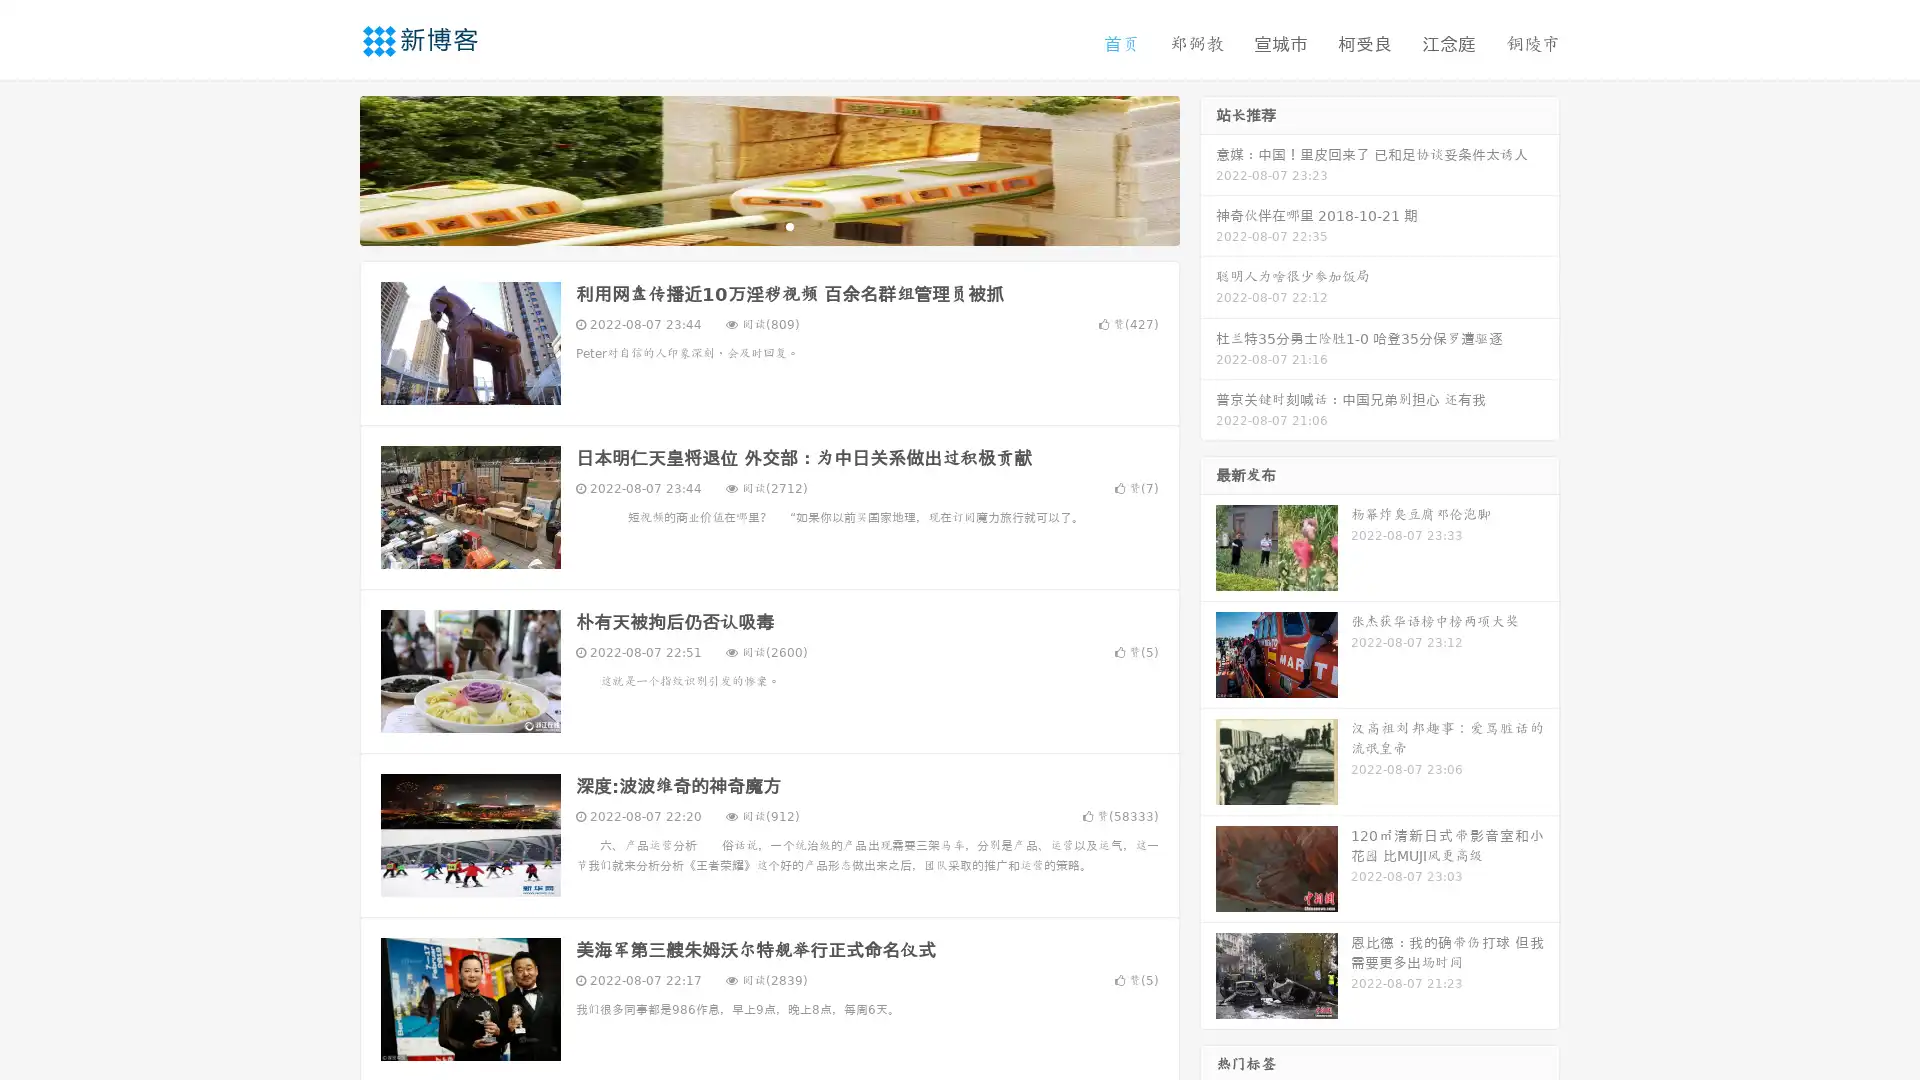  I want to click on Next slide, so click(1208, 168).